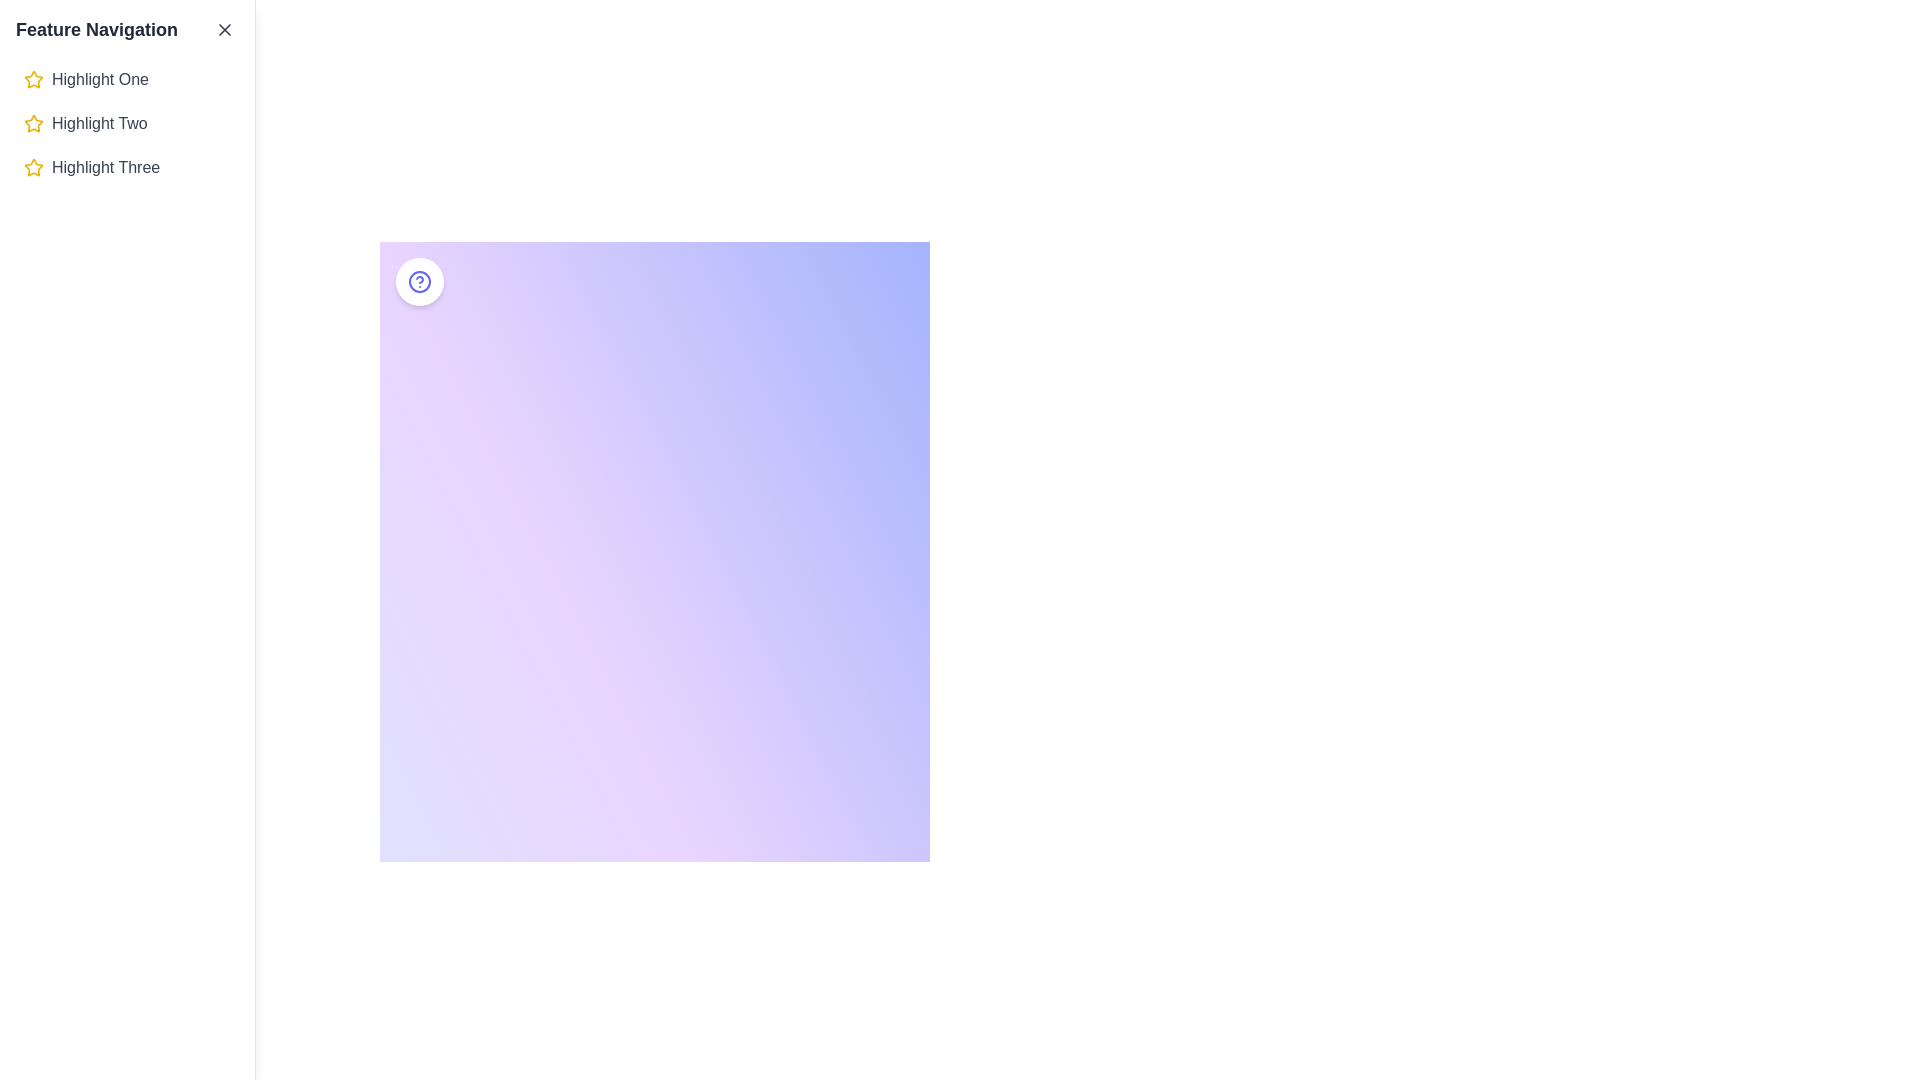 This screenshot has width=1920, height=1080. What do you see at coordinates (95, 30) in the screenshot?
I see `the text label that displays the title or header of the navigation section in the top-left section of the vertical sidebar` at bounding box center [95, 30].